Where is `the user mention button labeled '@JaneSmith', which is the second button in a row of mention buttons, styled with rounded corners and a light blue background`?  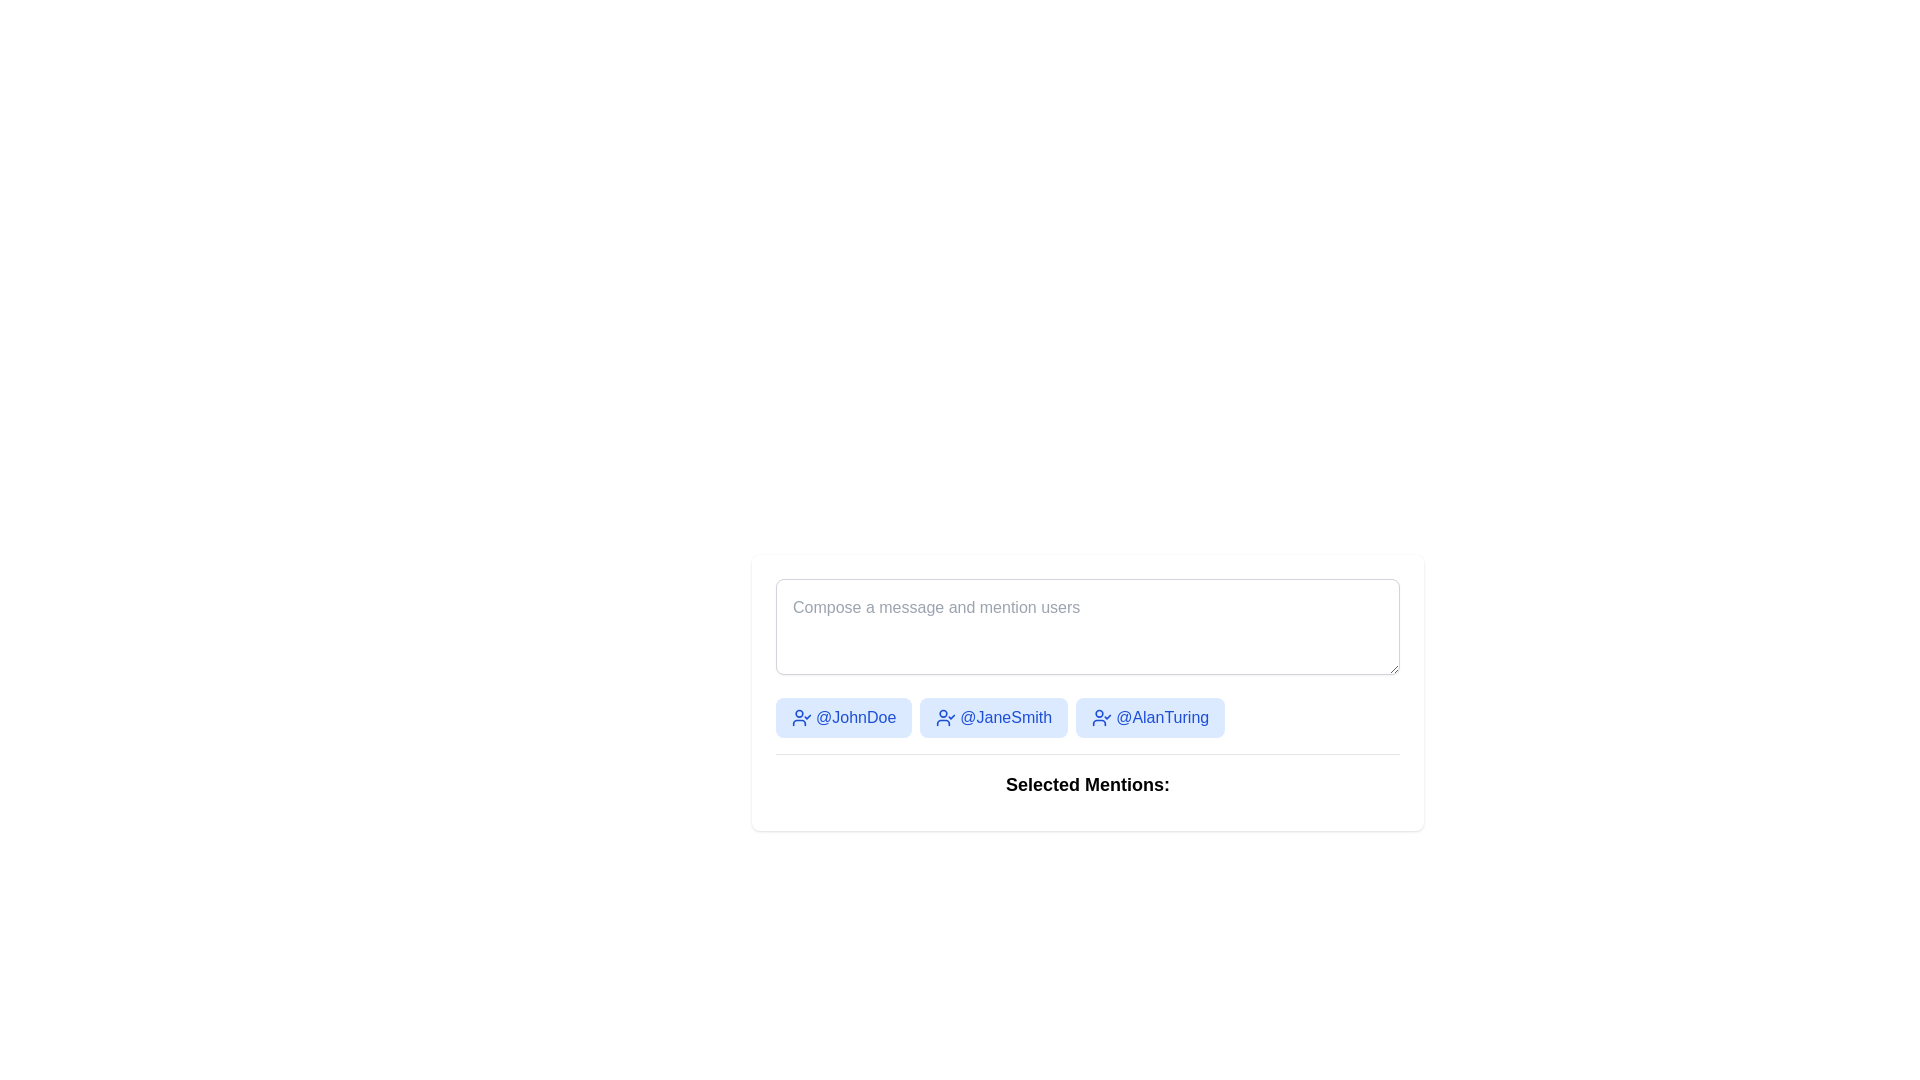 the user mention button labeled '@JaneSmith', which is the second button in a row of mention buttons, styled with rounded corners and a light blue background is located at coordinates (994, 716).